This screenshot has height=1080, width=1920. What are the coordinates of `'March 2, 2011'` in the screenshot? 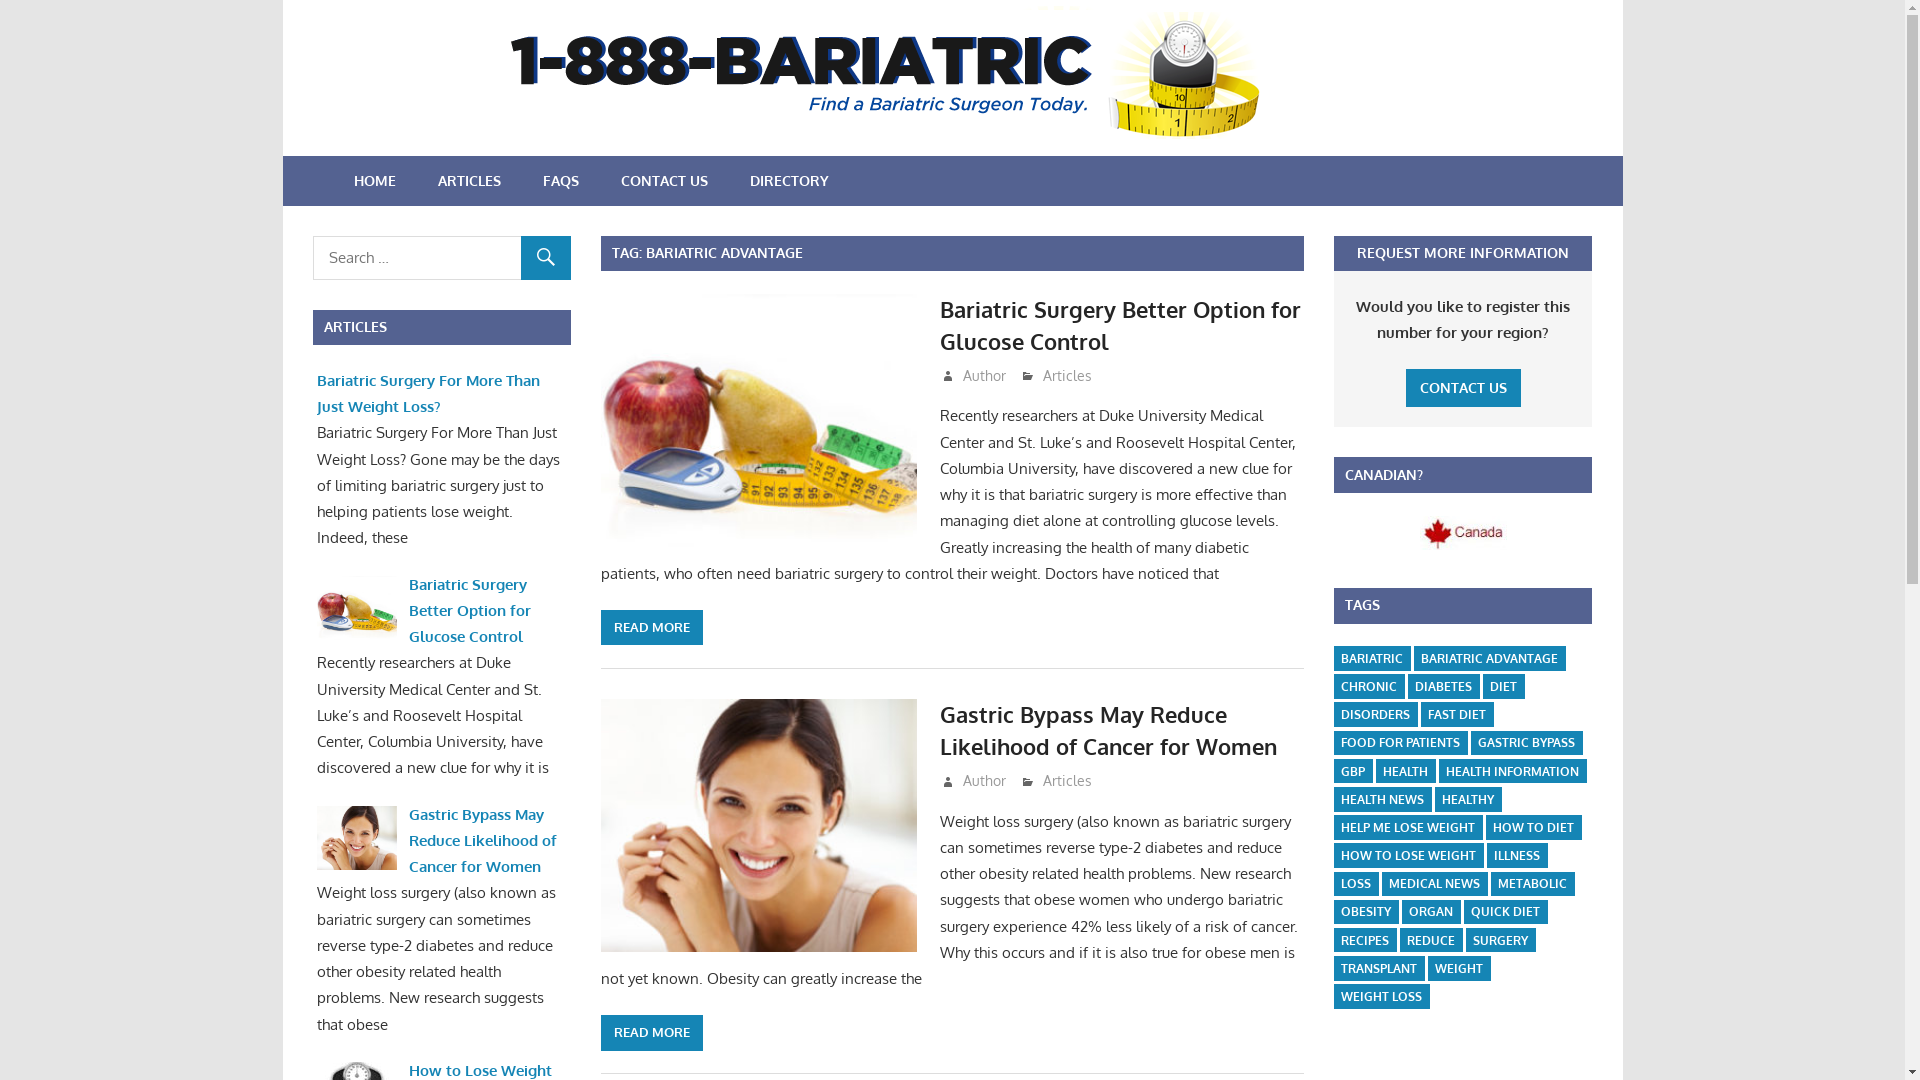 It's located at (958, 375).